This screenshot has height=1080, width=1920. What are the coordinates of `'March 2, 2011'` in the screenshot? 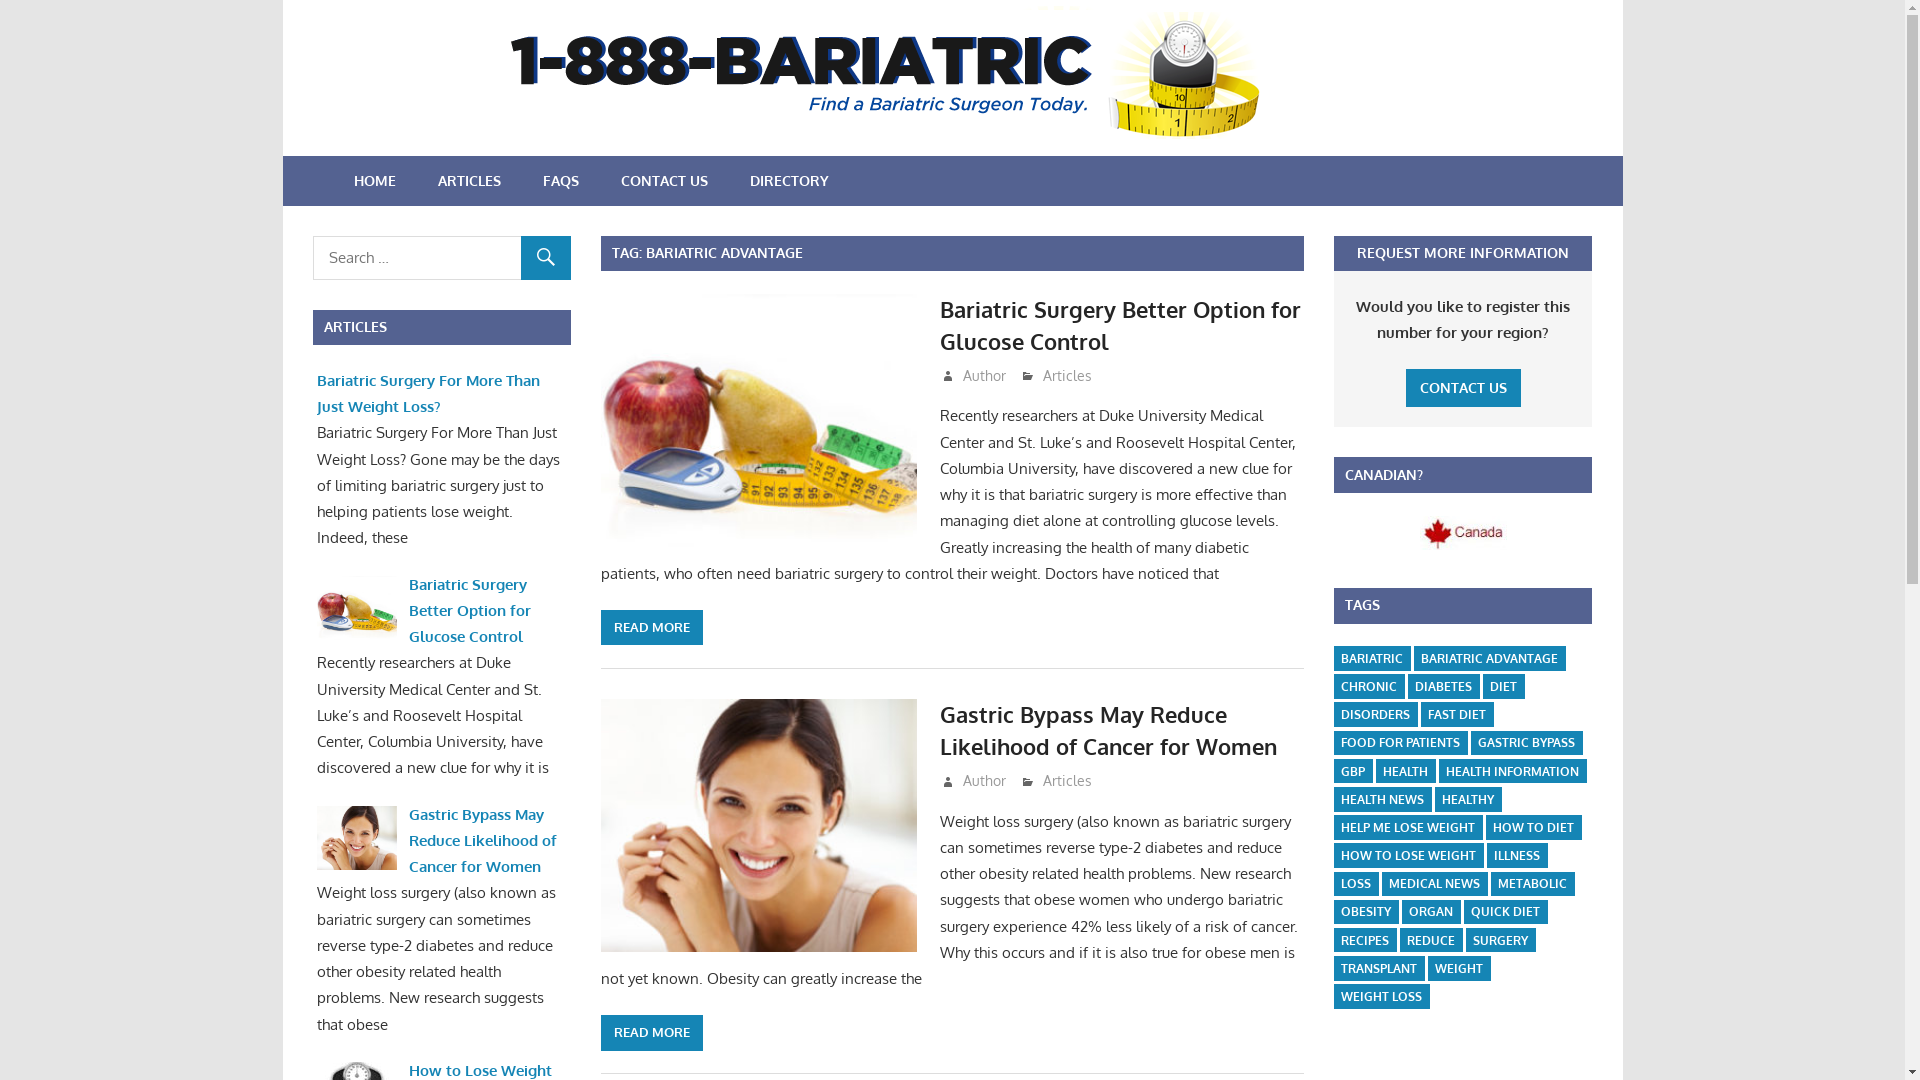 It's located at (958, 375).